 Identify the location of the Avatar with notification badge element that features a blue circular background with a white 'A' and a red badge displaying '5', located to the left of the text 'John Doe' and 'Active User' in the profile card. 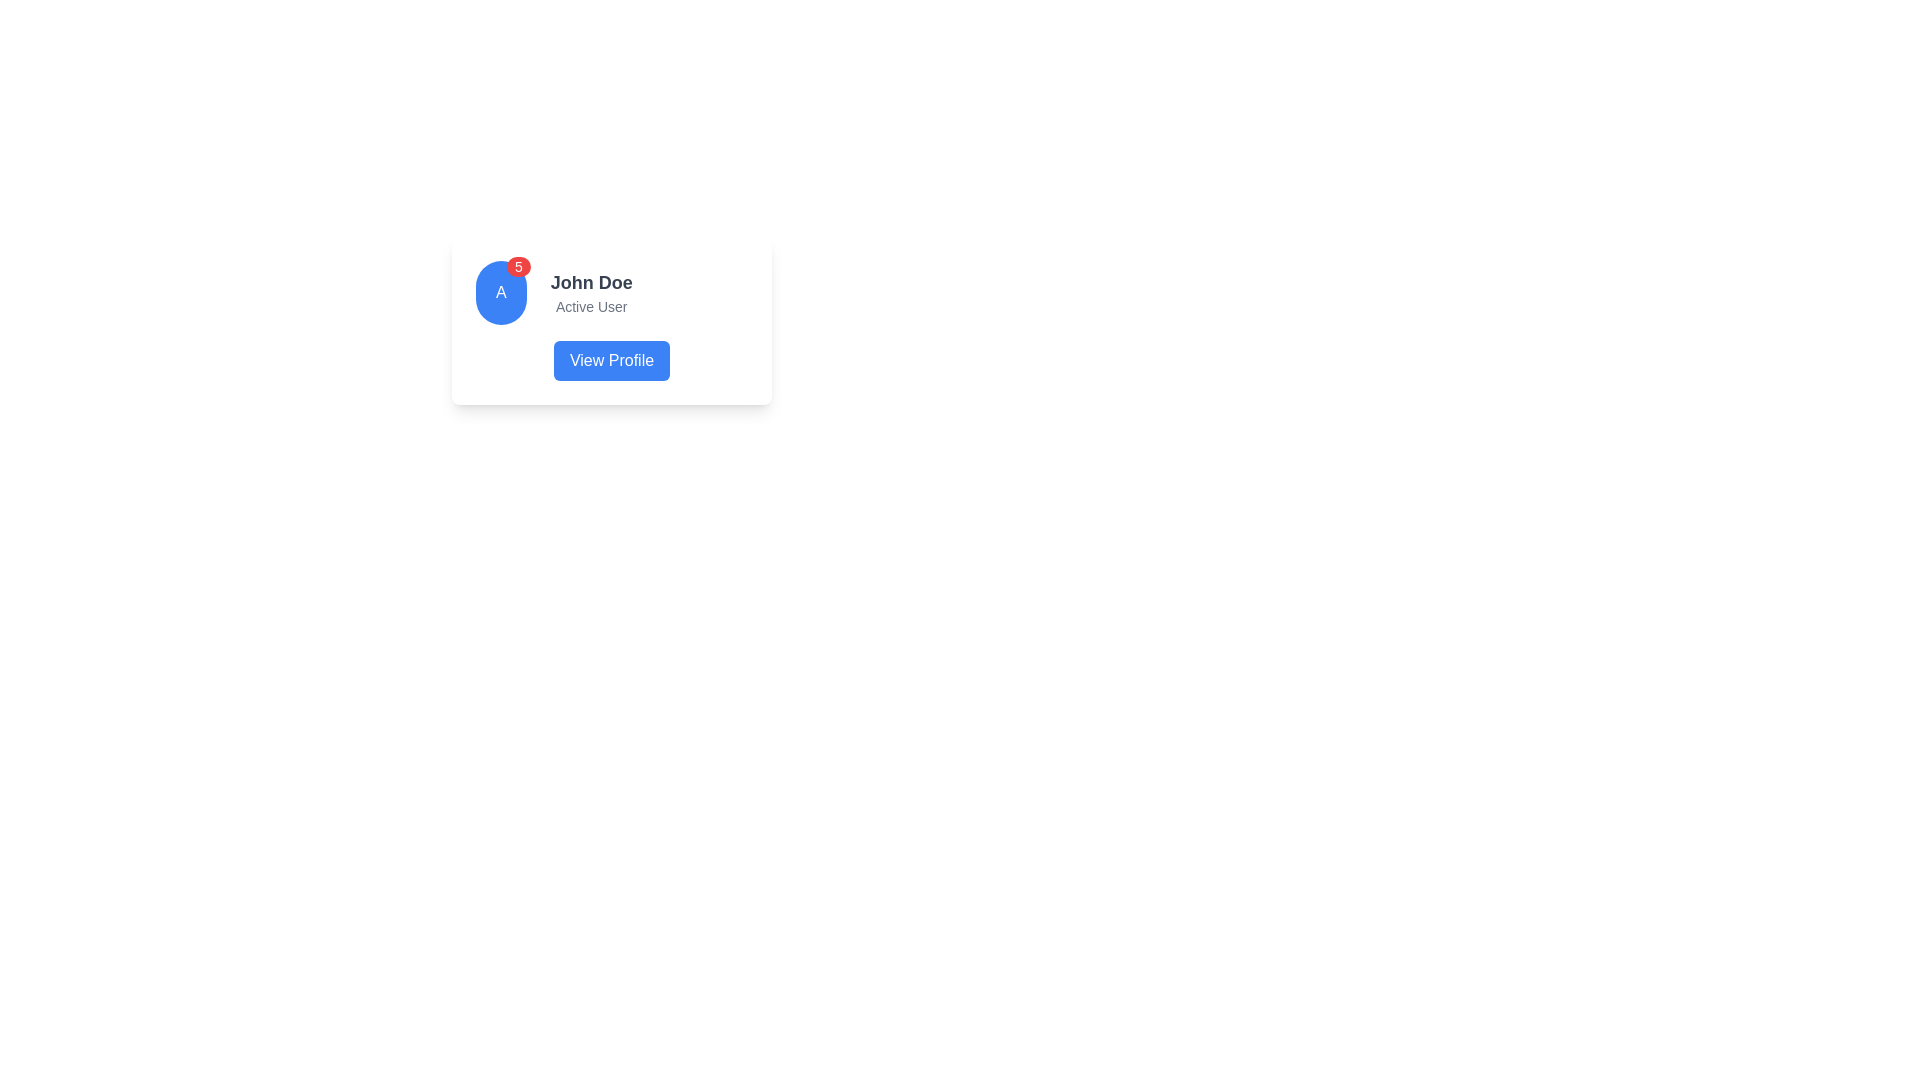
(501, 293).